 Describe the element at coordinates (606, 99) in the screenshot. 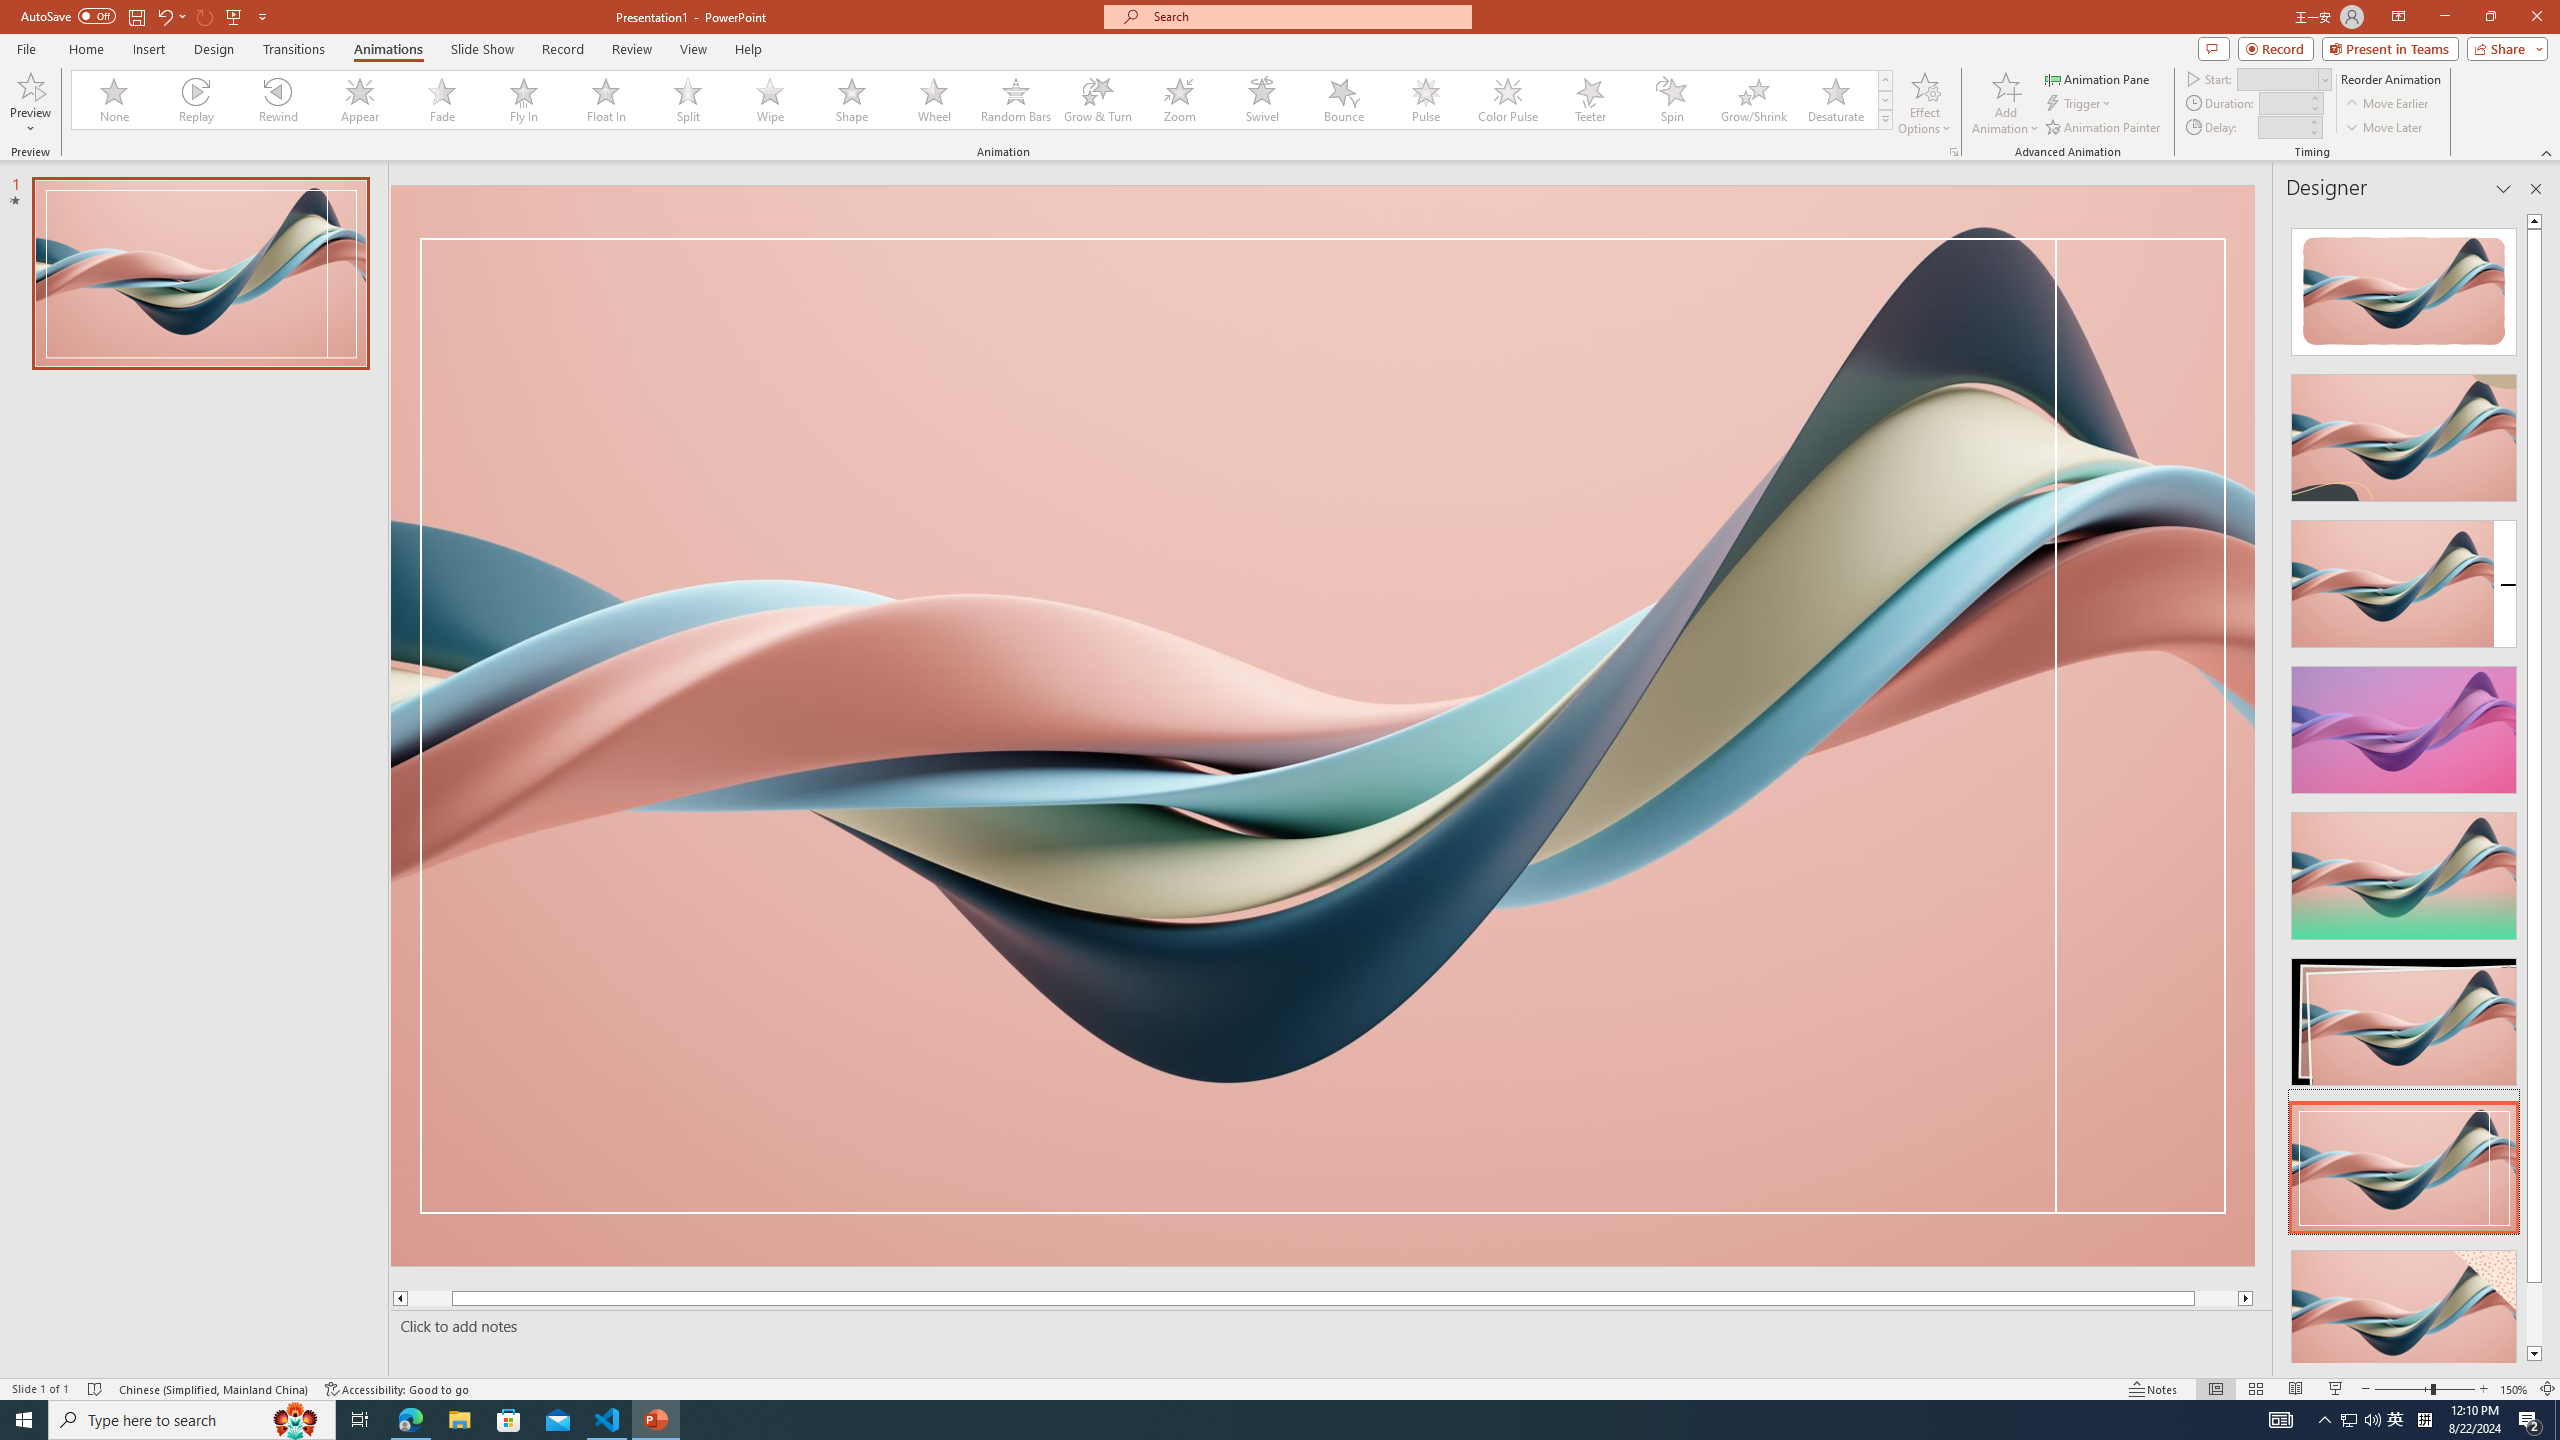

I see `'Float In'` at that location.